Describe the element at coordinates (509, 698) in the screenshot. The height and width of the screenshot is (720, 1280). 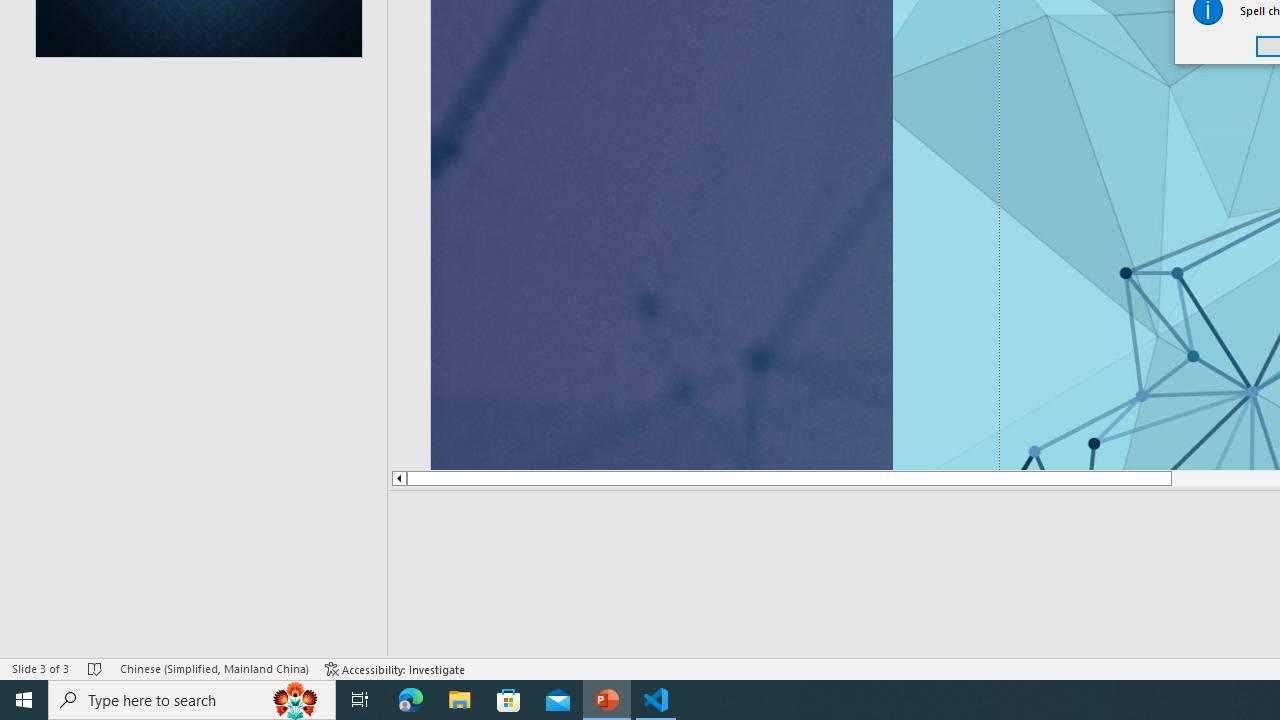
I see `'Microsoft Store'` at that location.